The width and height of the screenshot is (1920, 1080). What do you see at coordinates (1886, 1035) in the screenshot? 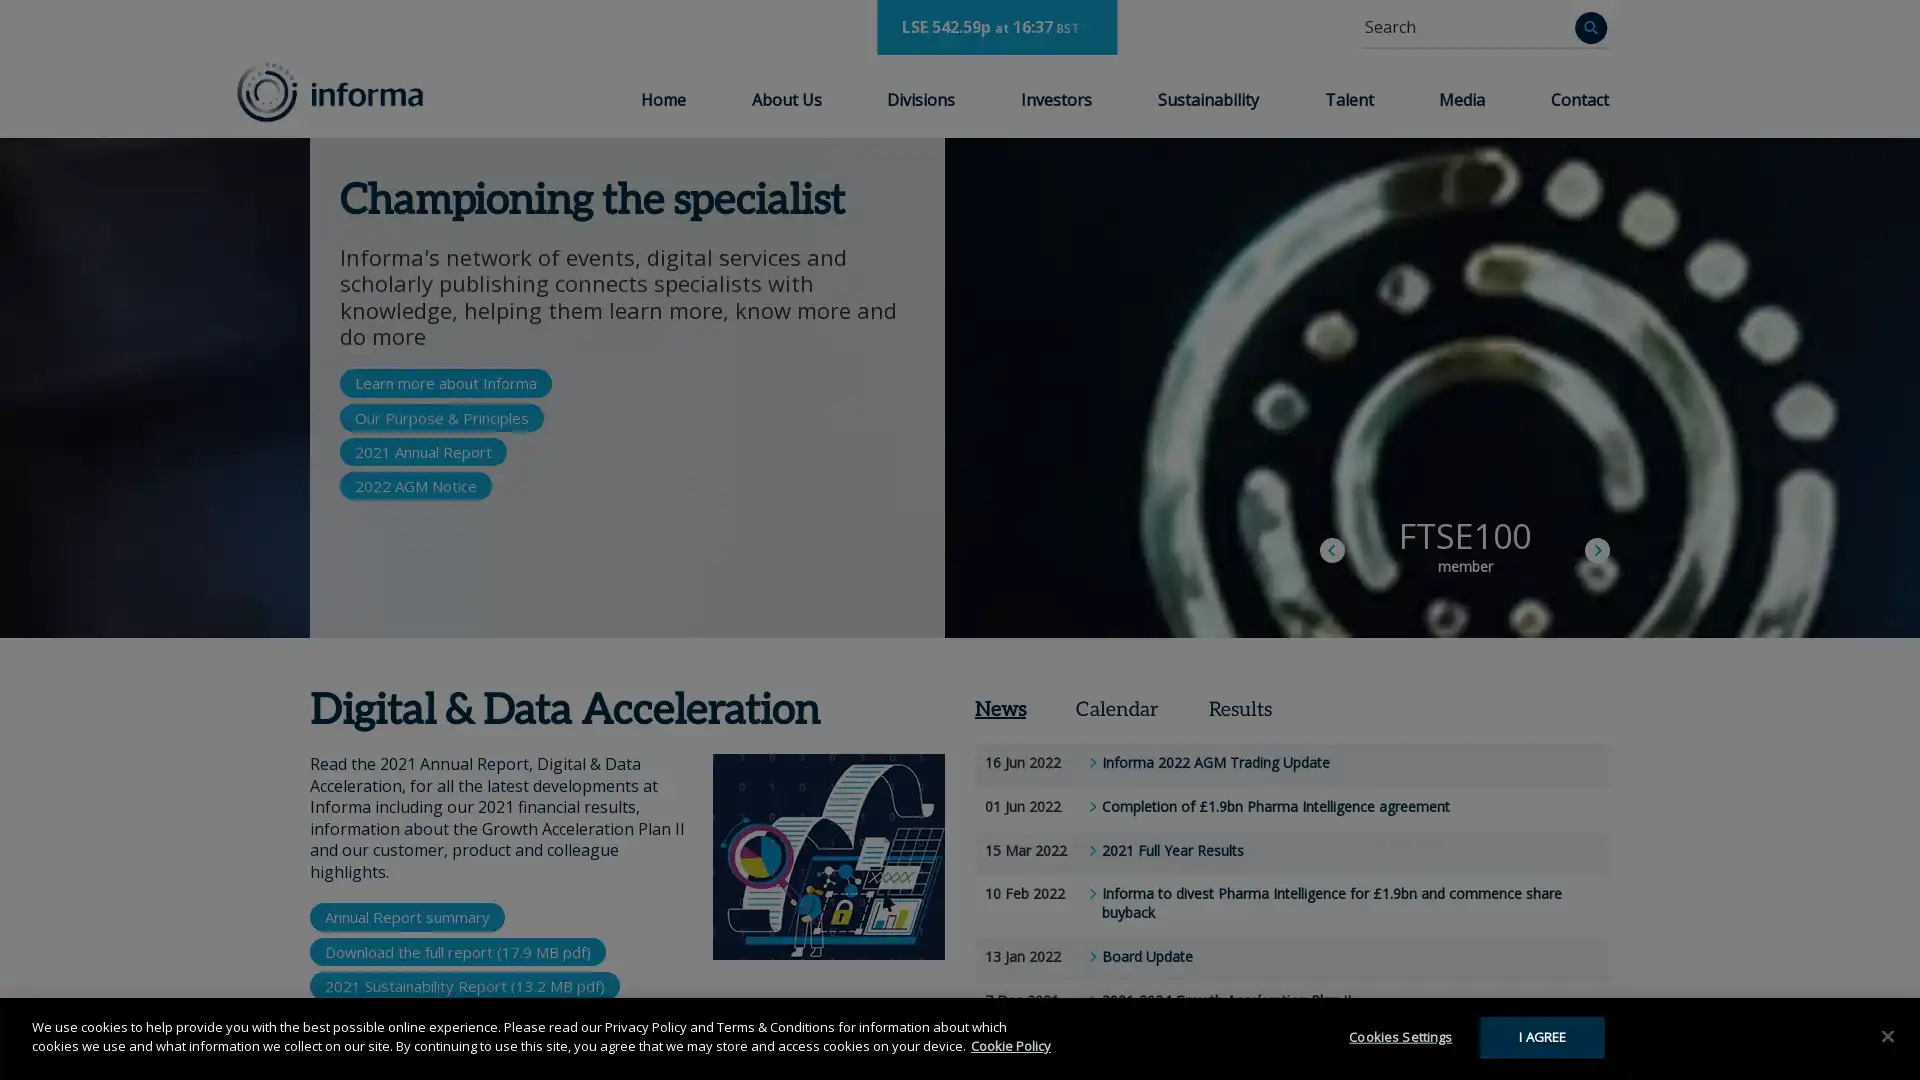
I see `Close` at bounding box center [1886, 1035].